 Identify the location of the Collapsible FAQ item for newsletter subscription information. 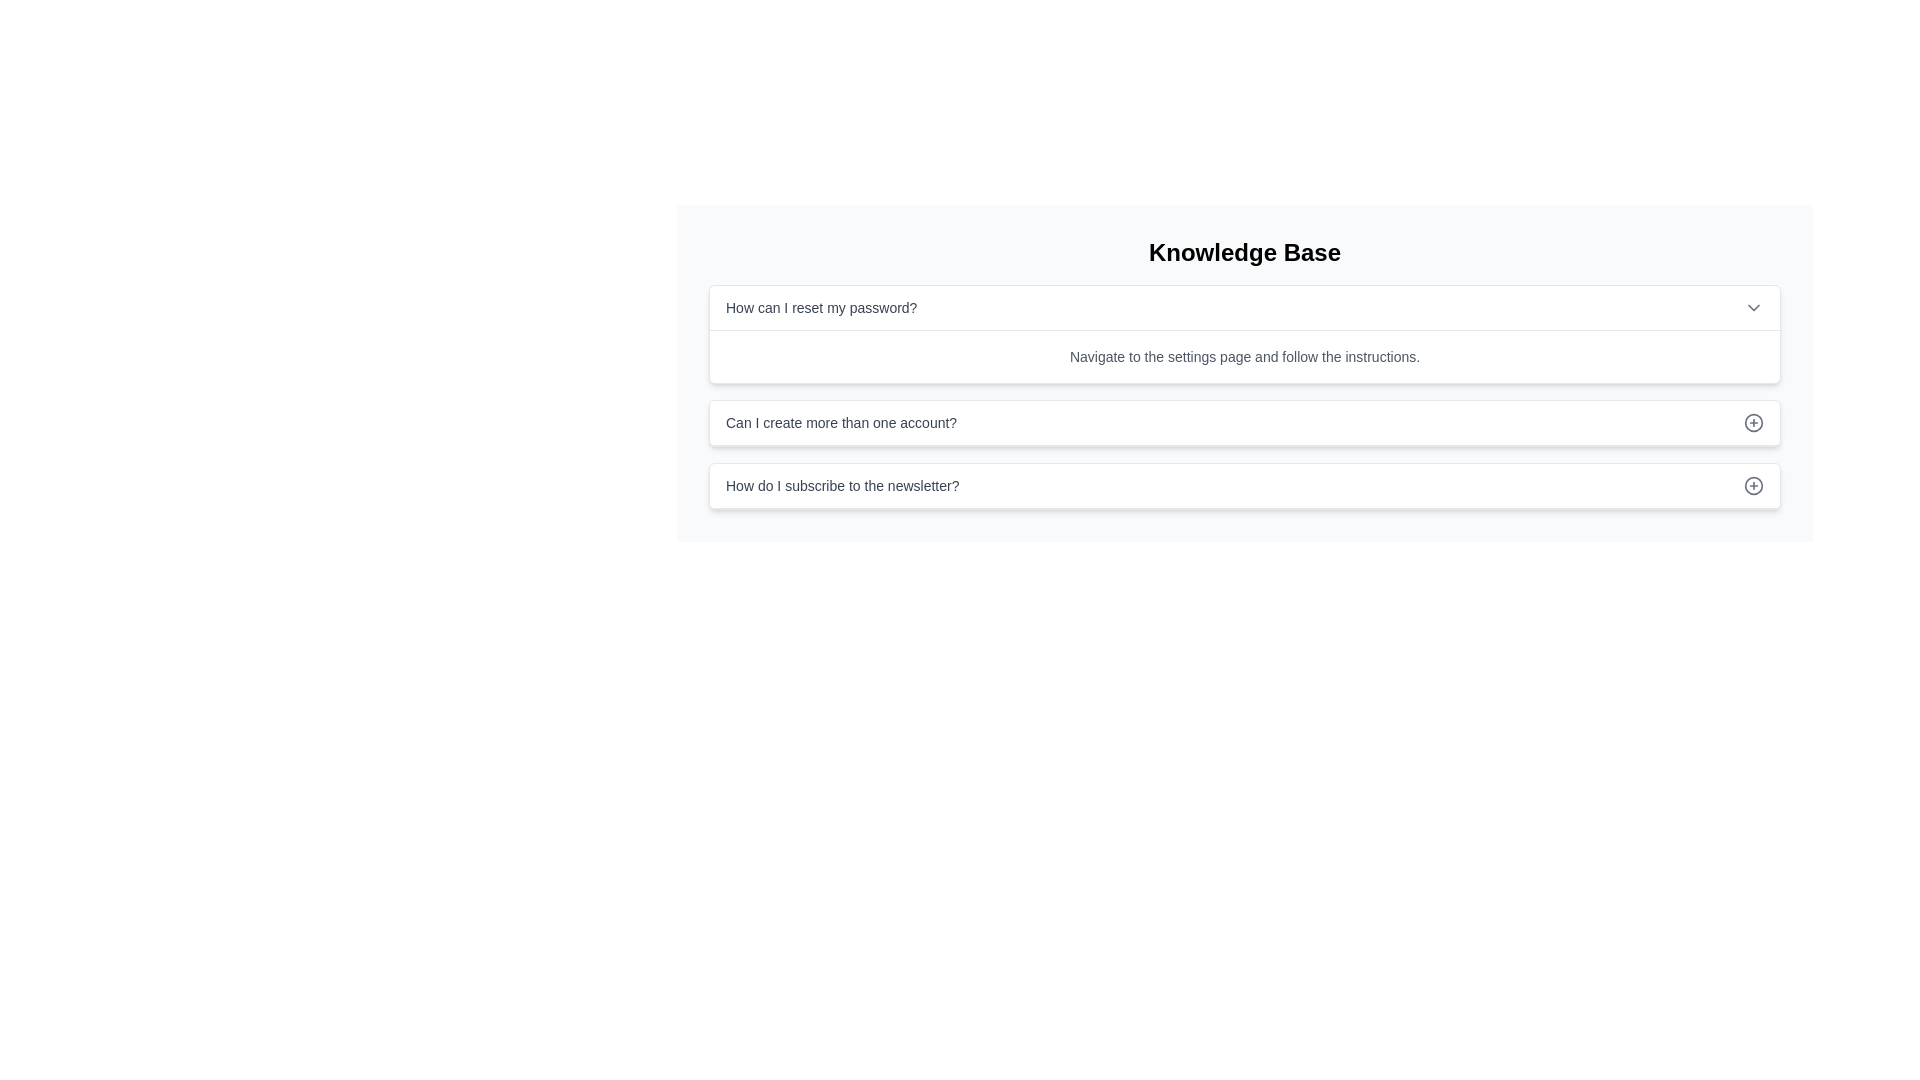
(1243, 486).